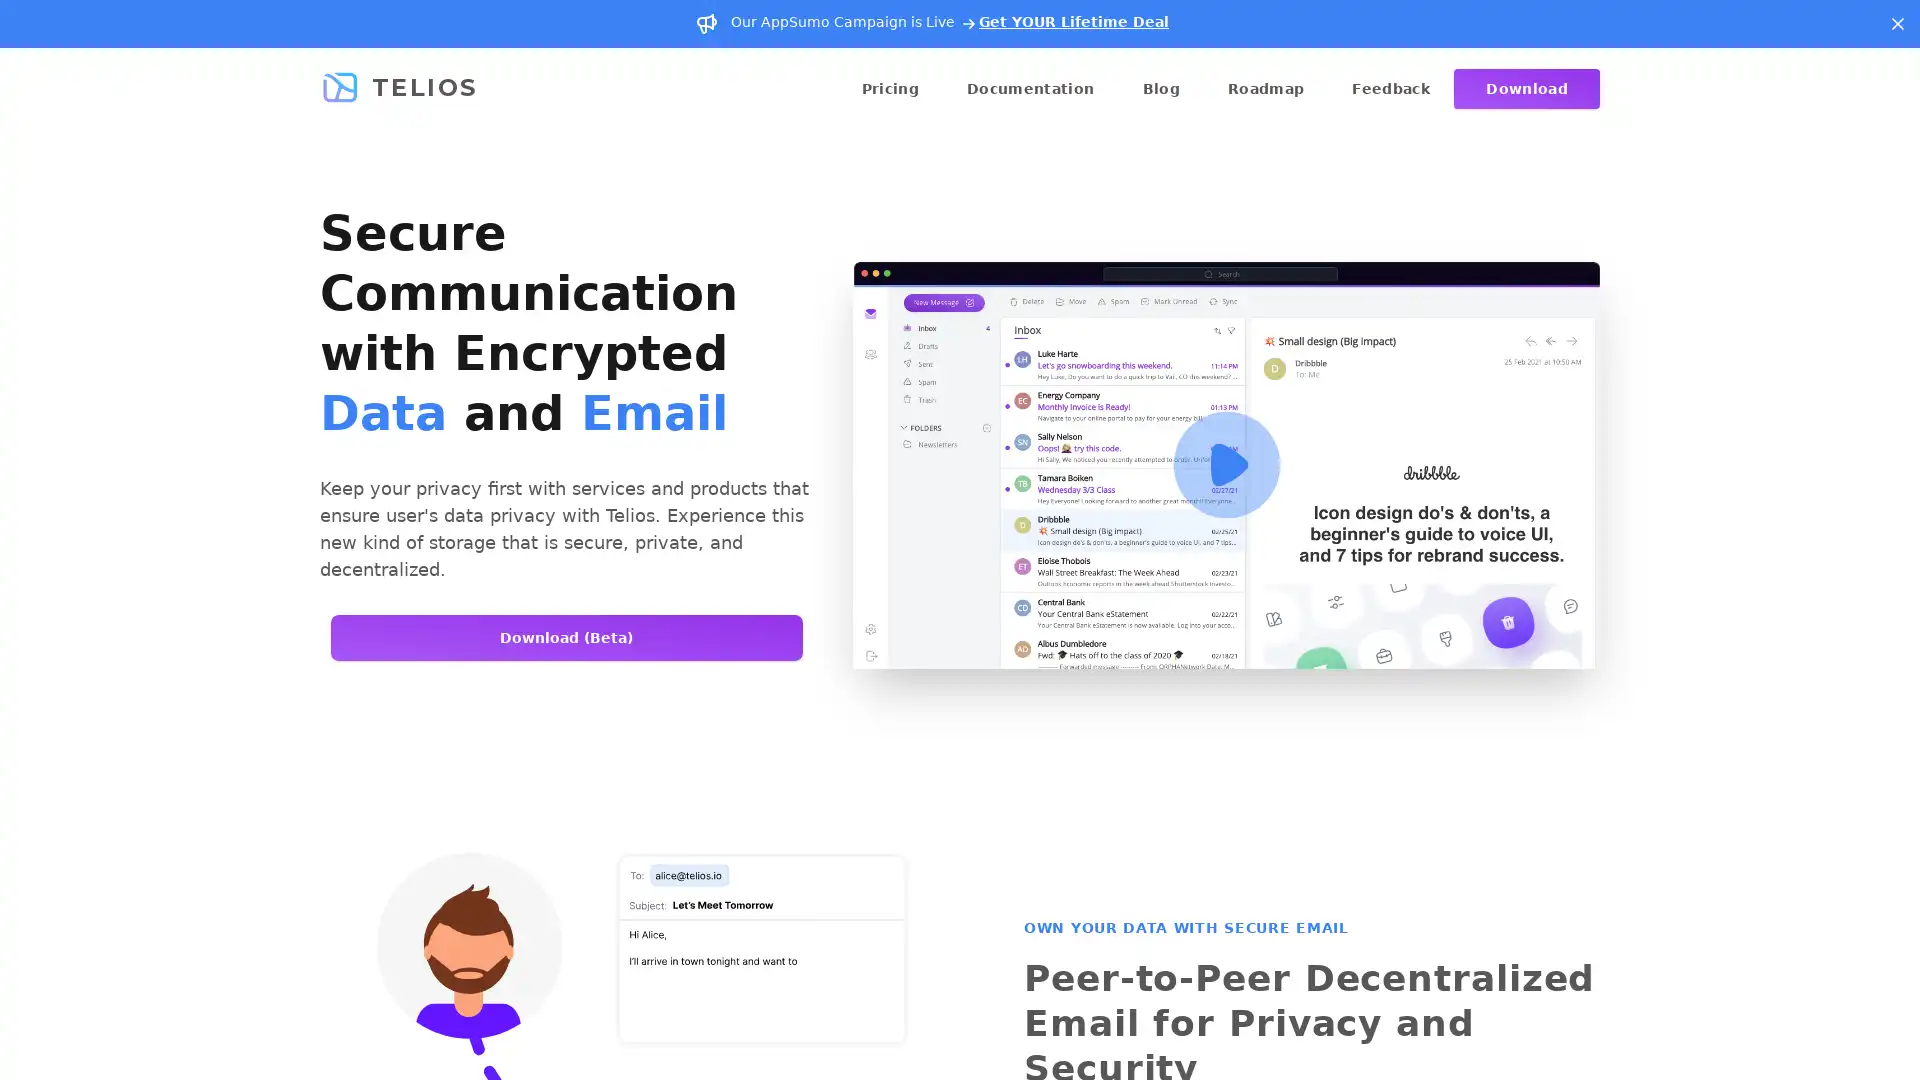  What do you see at coordinates (1896, 23) in the screenshot?
I see `Dismiss` at bounding box center [1896, 23].